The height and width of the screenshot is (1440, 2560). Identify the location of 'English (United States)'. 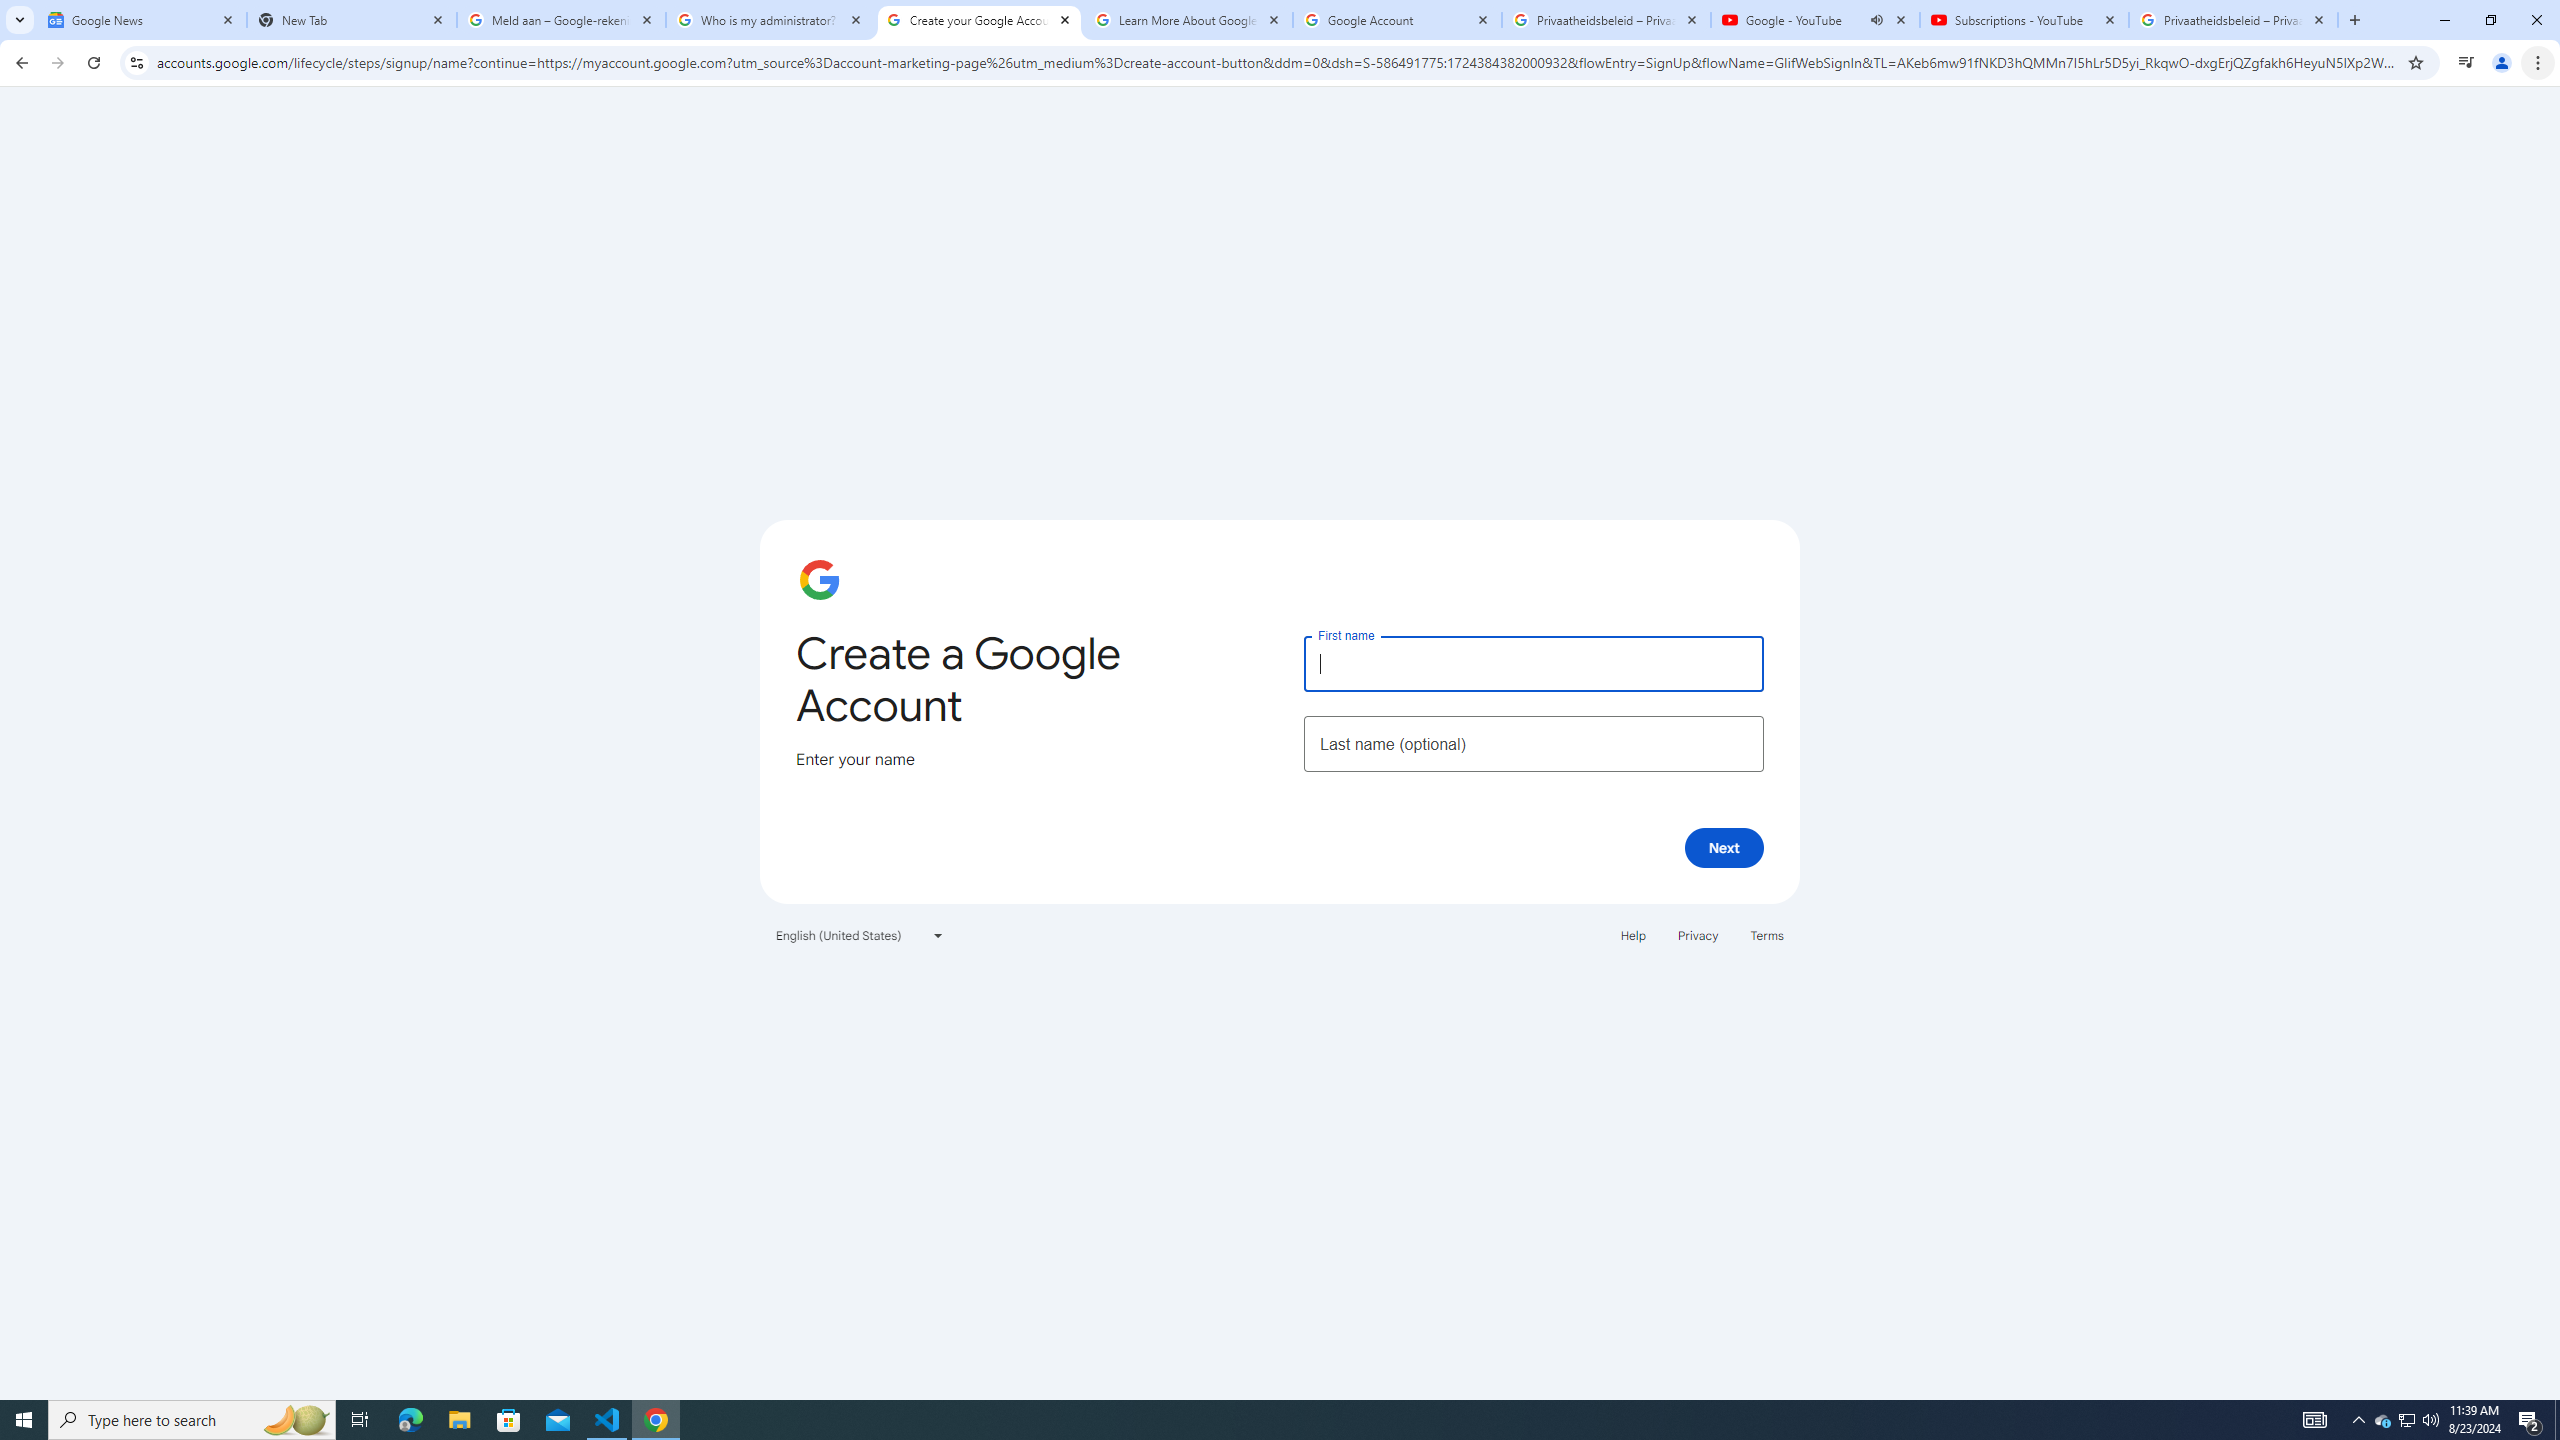
(860, 934).